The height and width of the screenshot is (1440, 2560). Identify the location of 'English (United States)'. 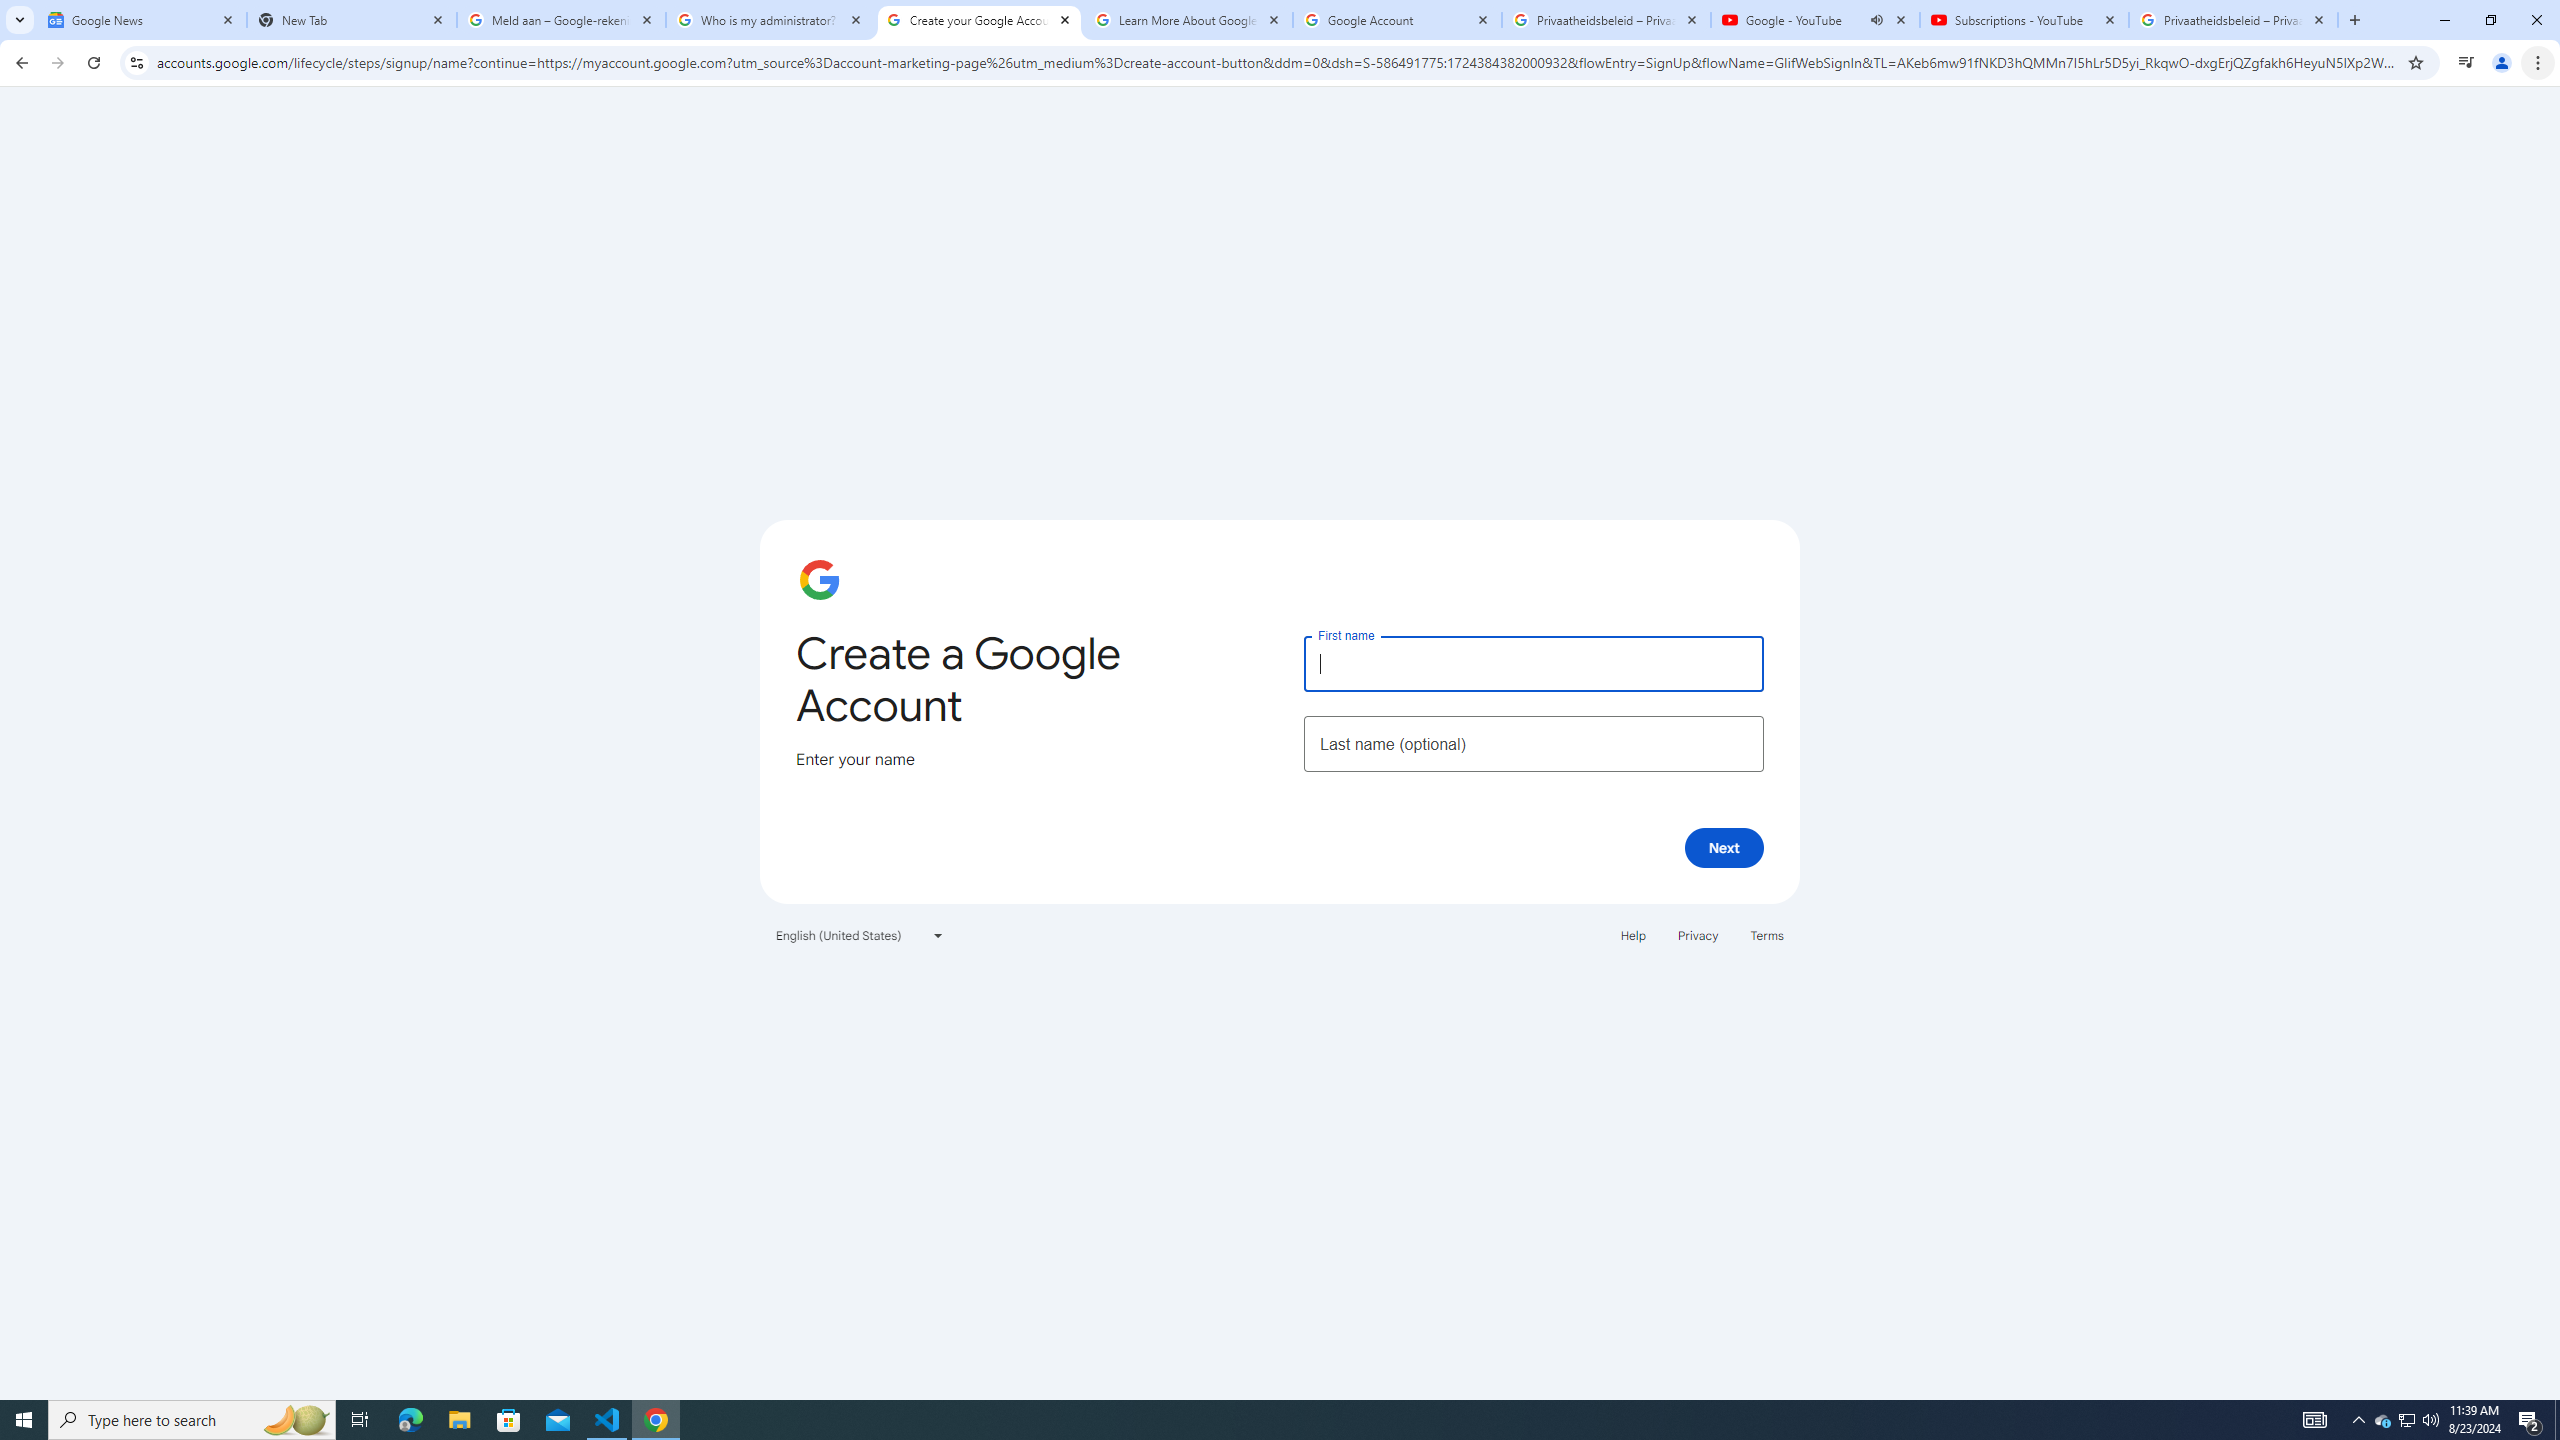
(860, 934).